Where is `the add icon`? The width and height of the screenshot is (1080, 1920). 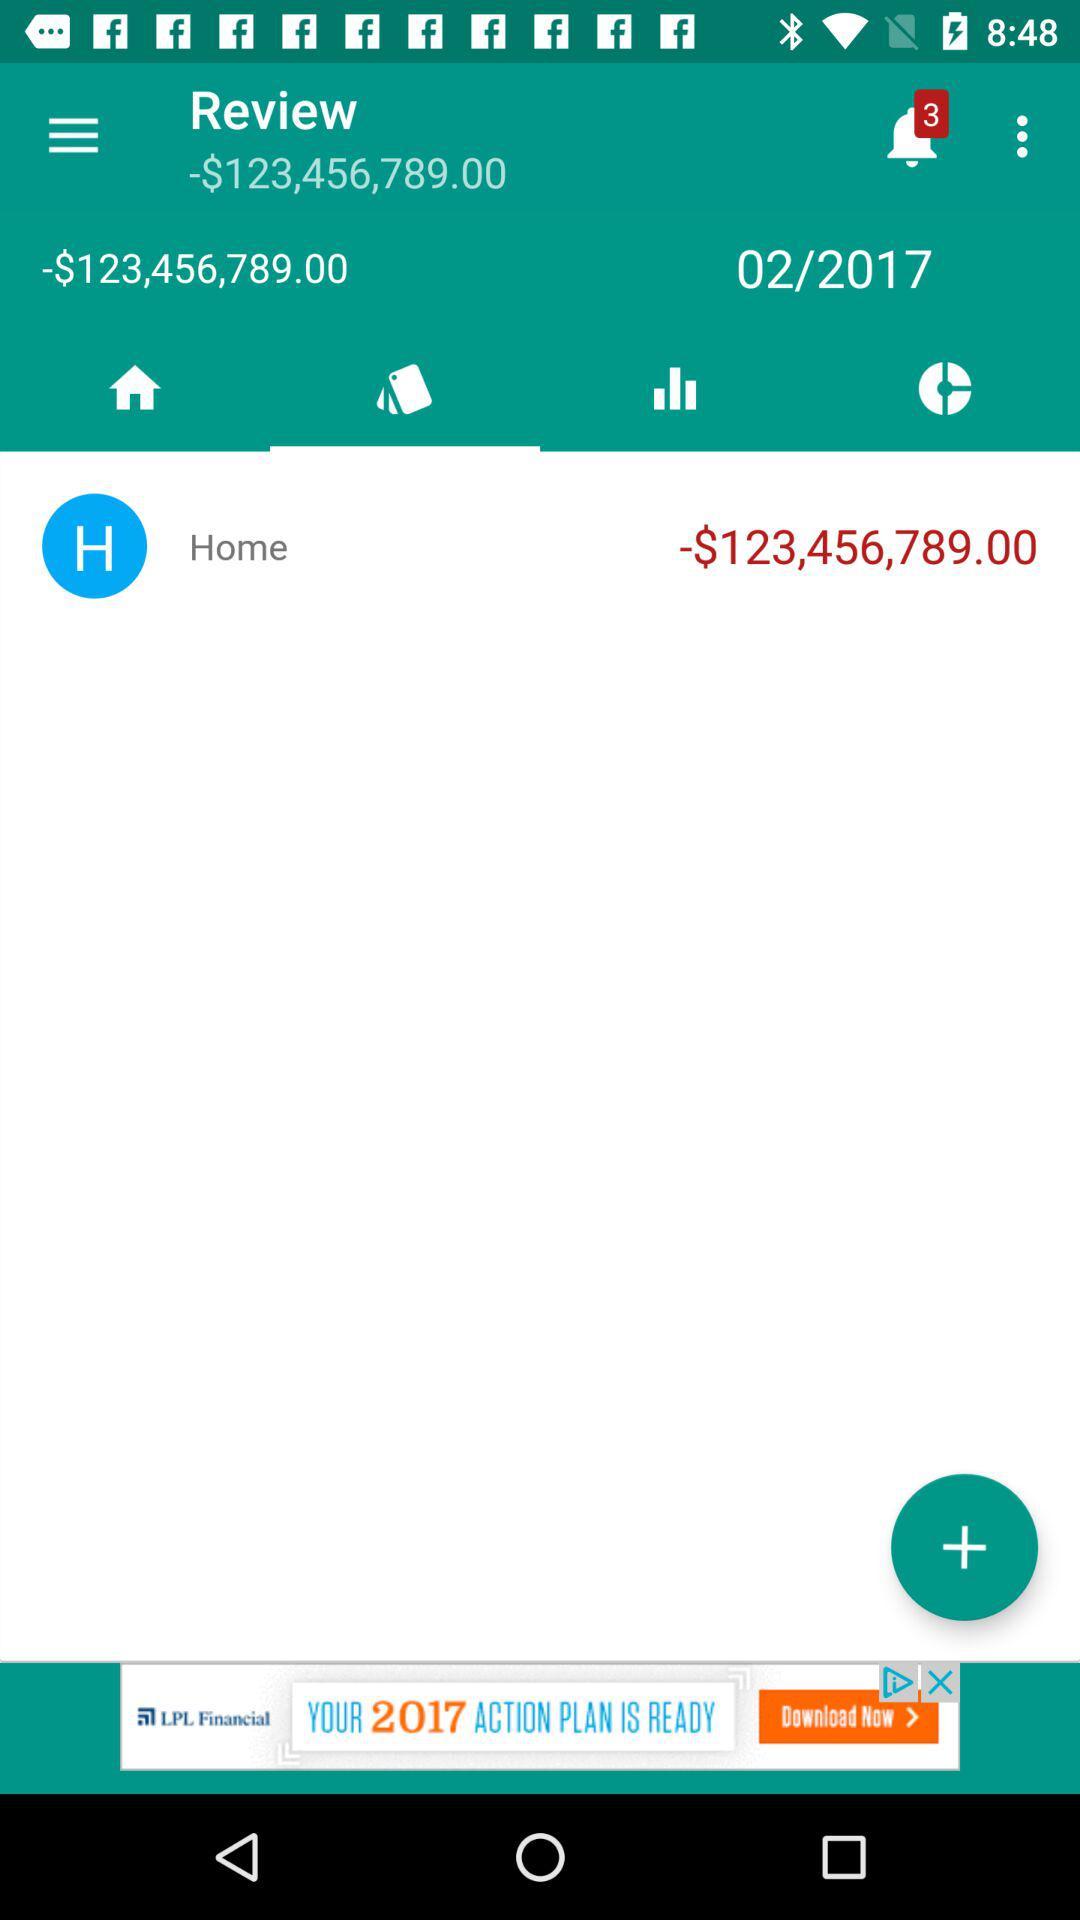
the add icon is located at coordinates (963, 1546).